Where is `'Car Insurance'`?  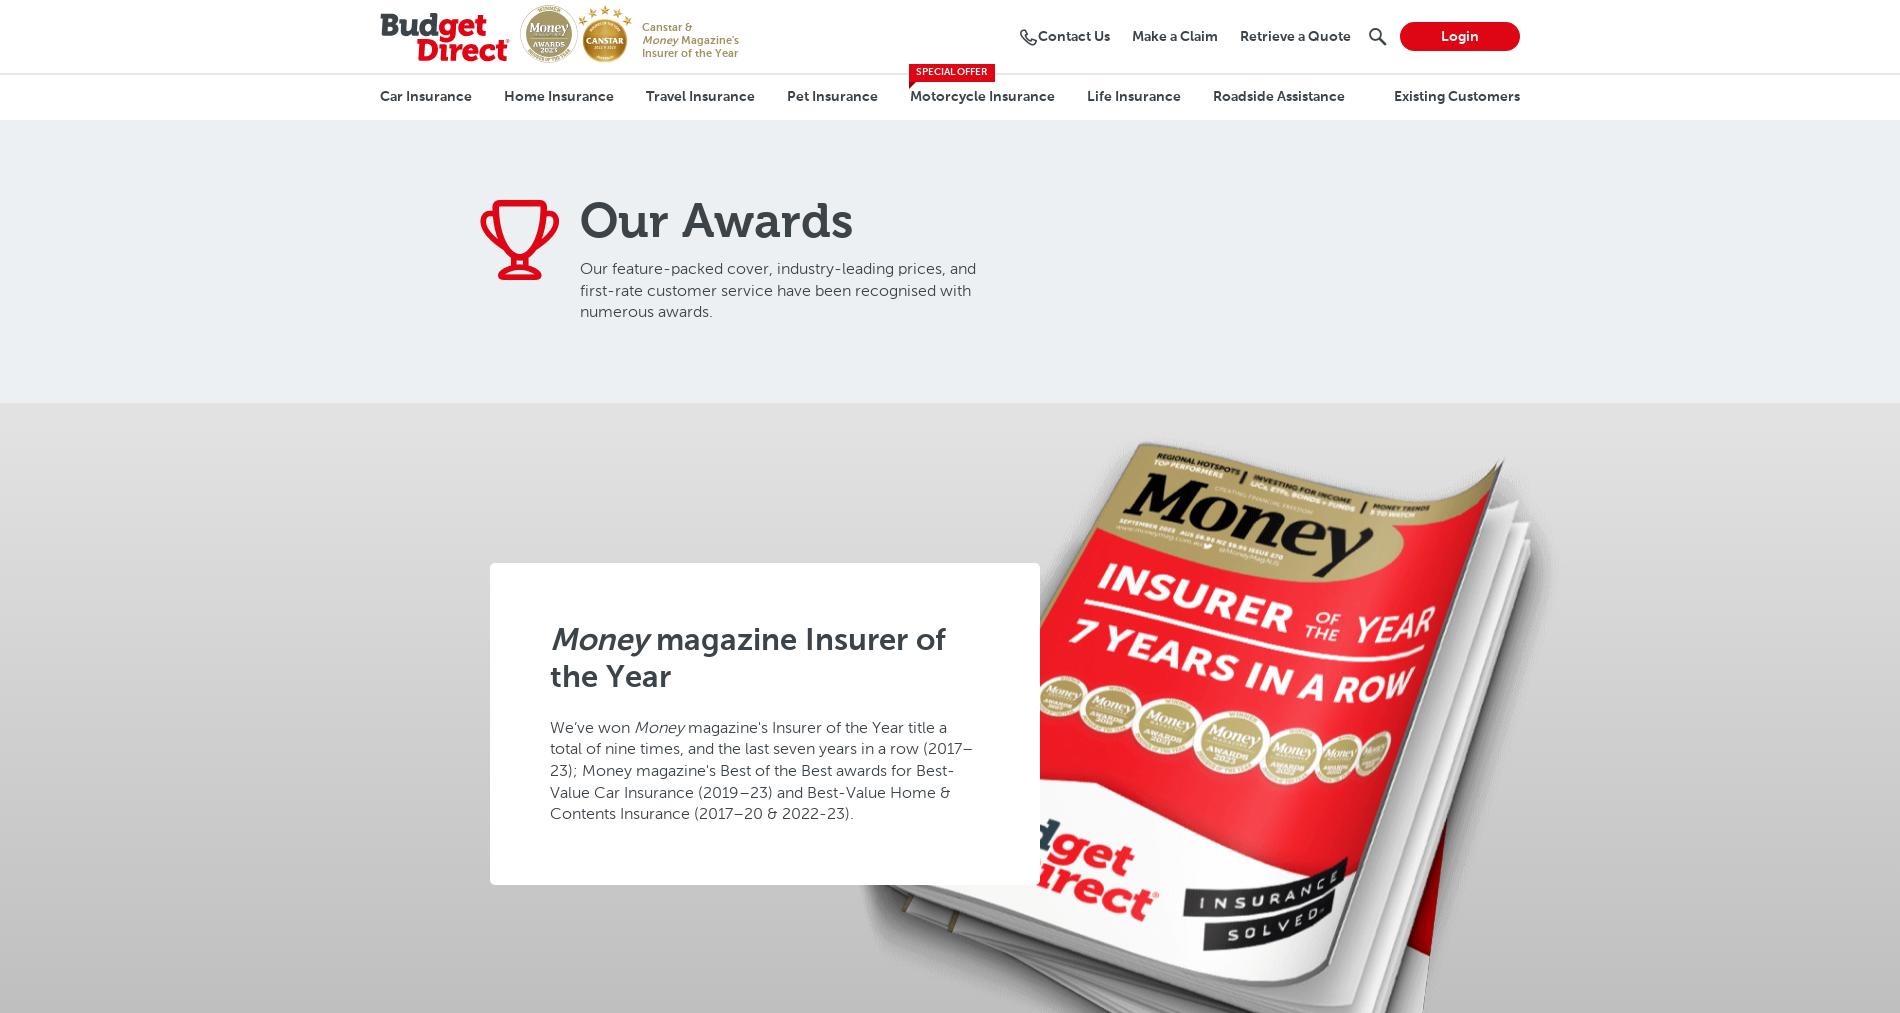
'Car Insurance' is located at coordinates (424, 96).